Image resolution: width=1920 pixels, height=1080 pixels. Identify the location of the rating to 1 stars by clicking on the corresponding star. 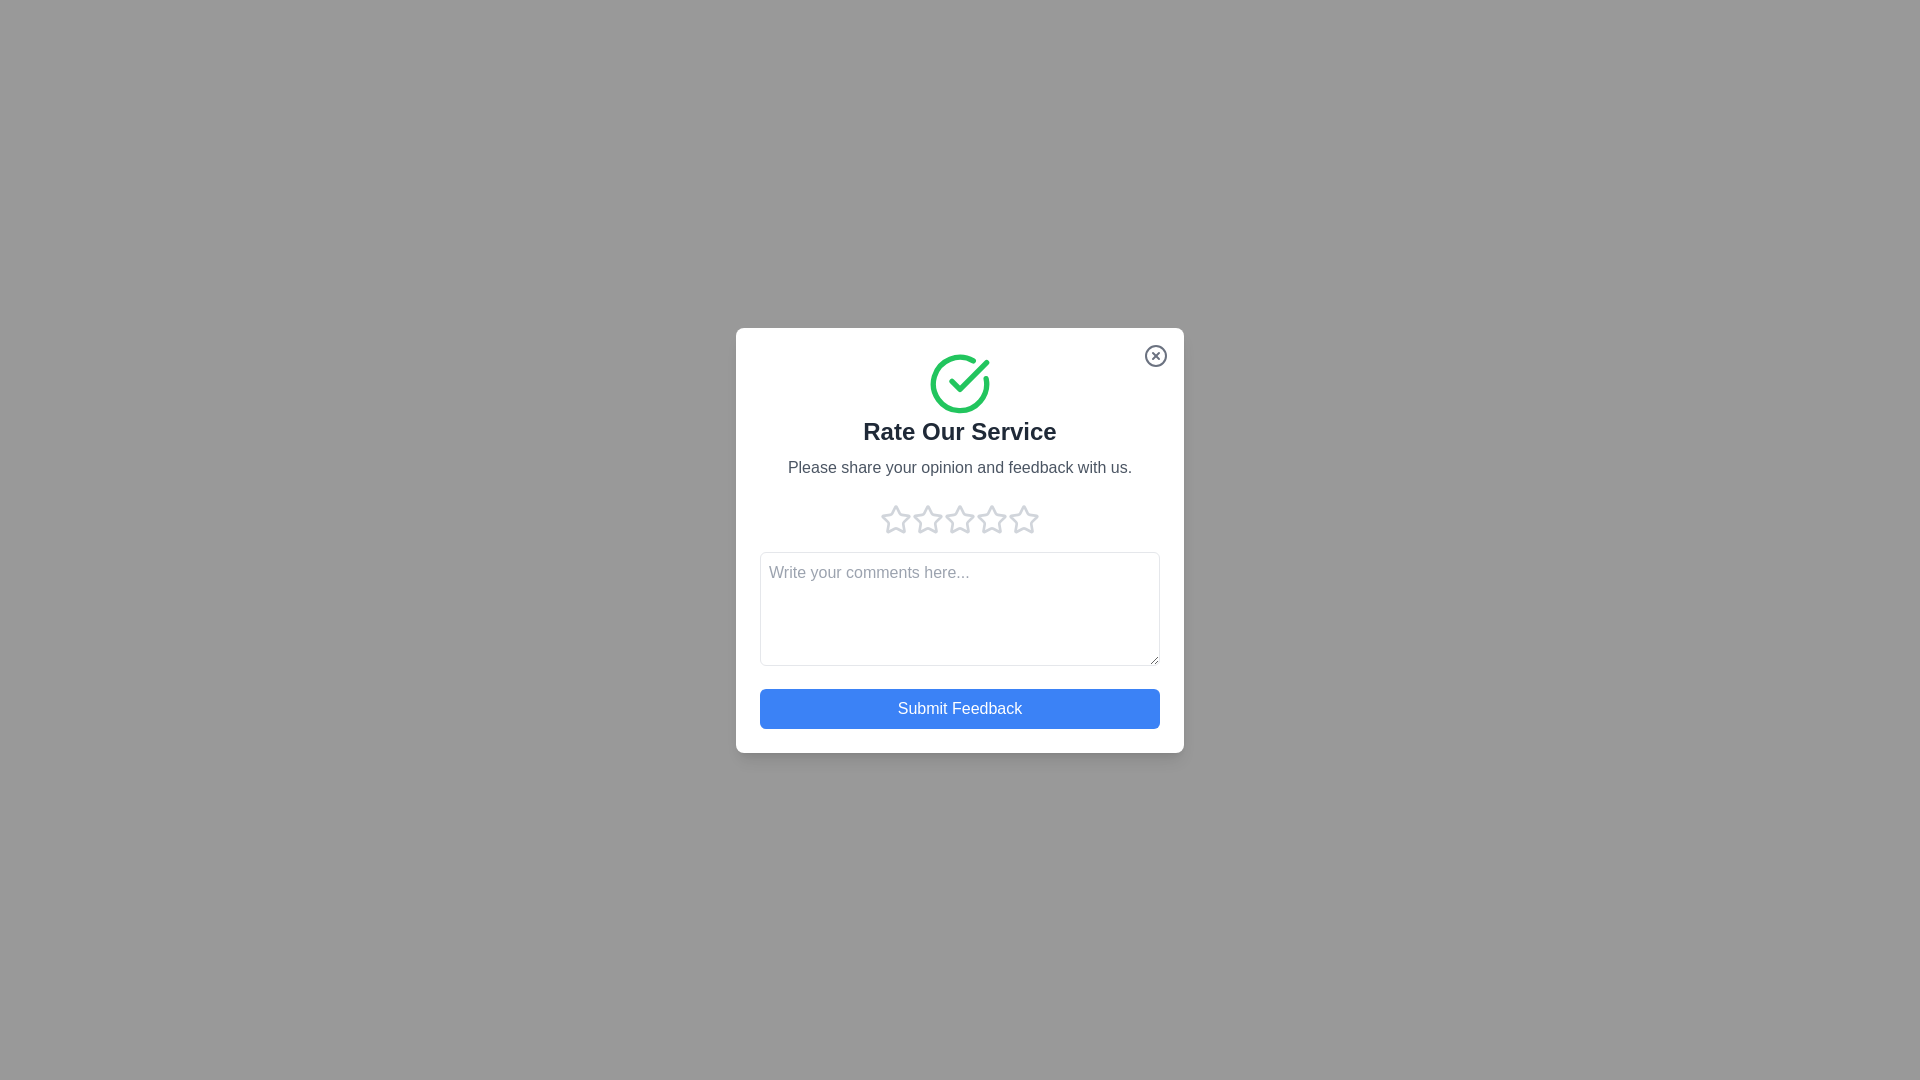
(895, 518).